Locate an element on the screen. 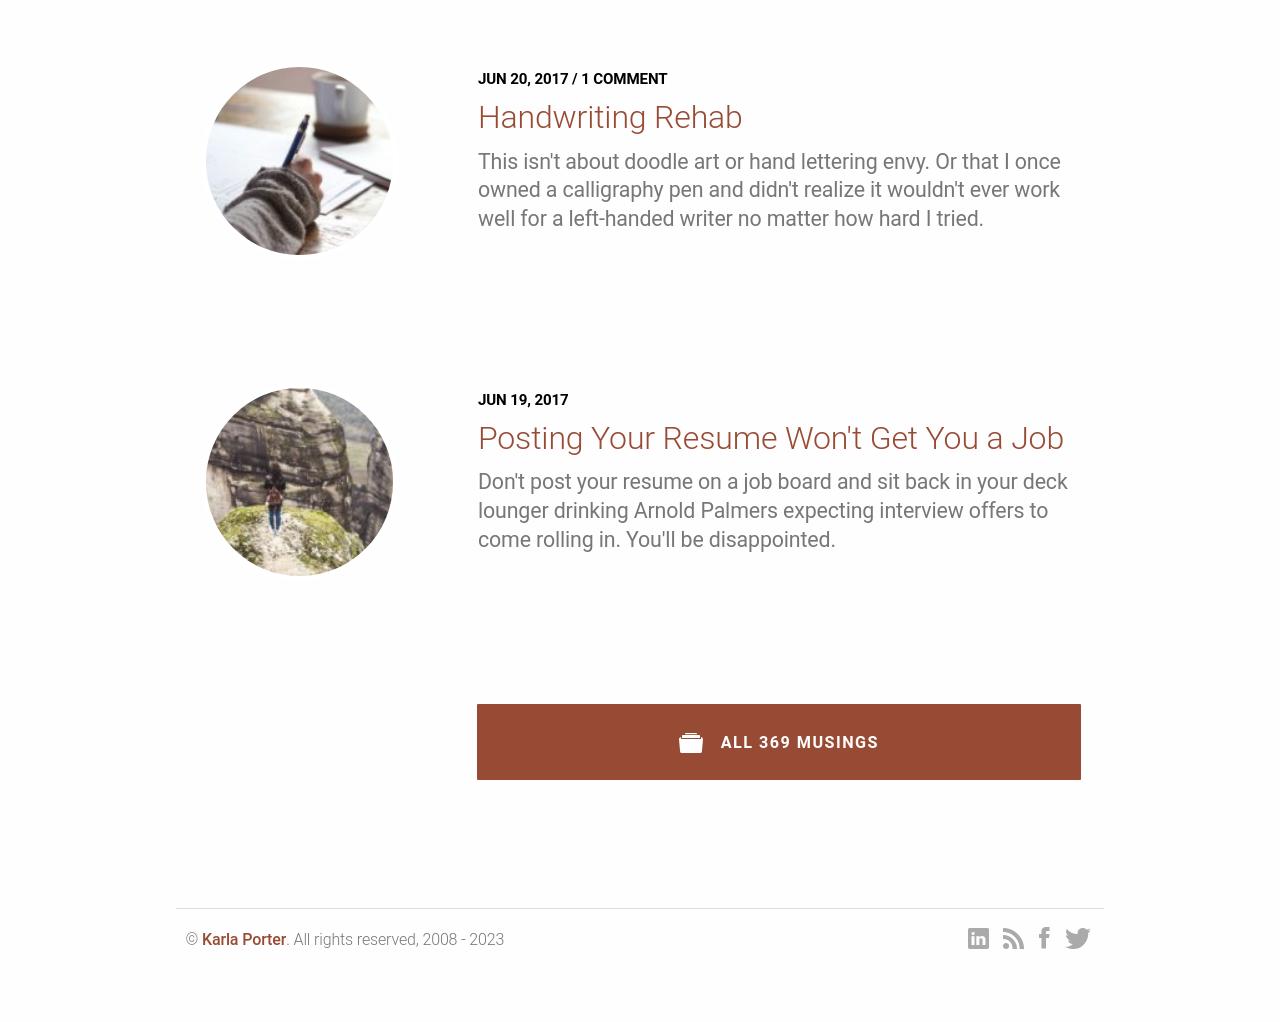 This screenshot has width=1280, height=1022. 'This isn't about doodle art or hand lettering envy. Or that I once owned a calligraphy pen and didn't realize it wouldn't ever work well for a left-handed writer no matter how hard I tried.' is located at coordinates (767, 189).